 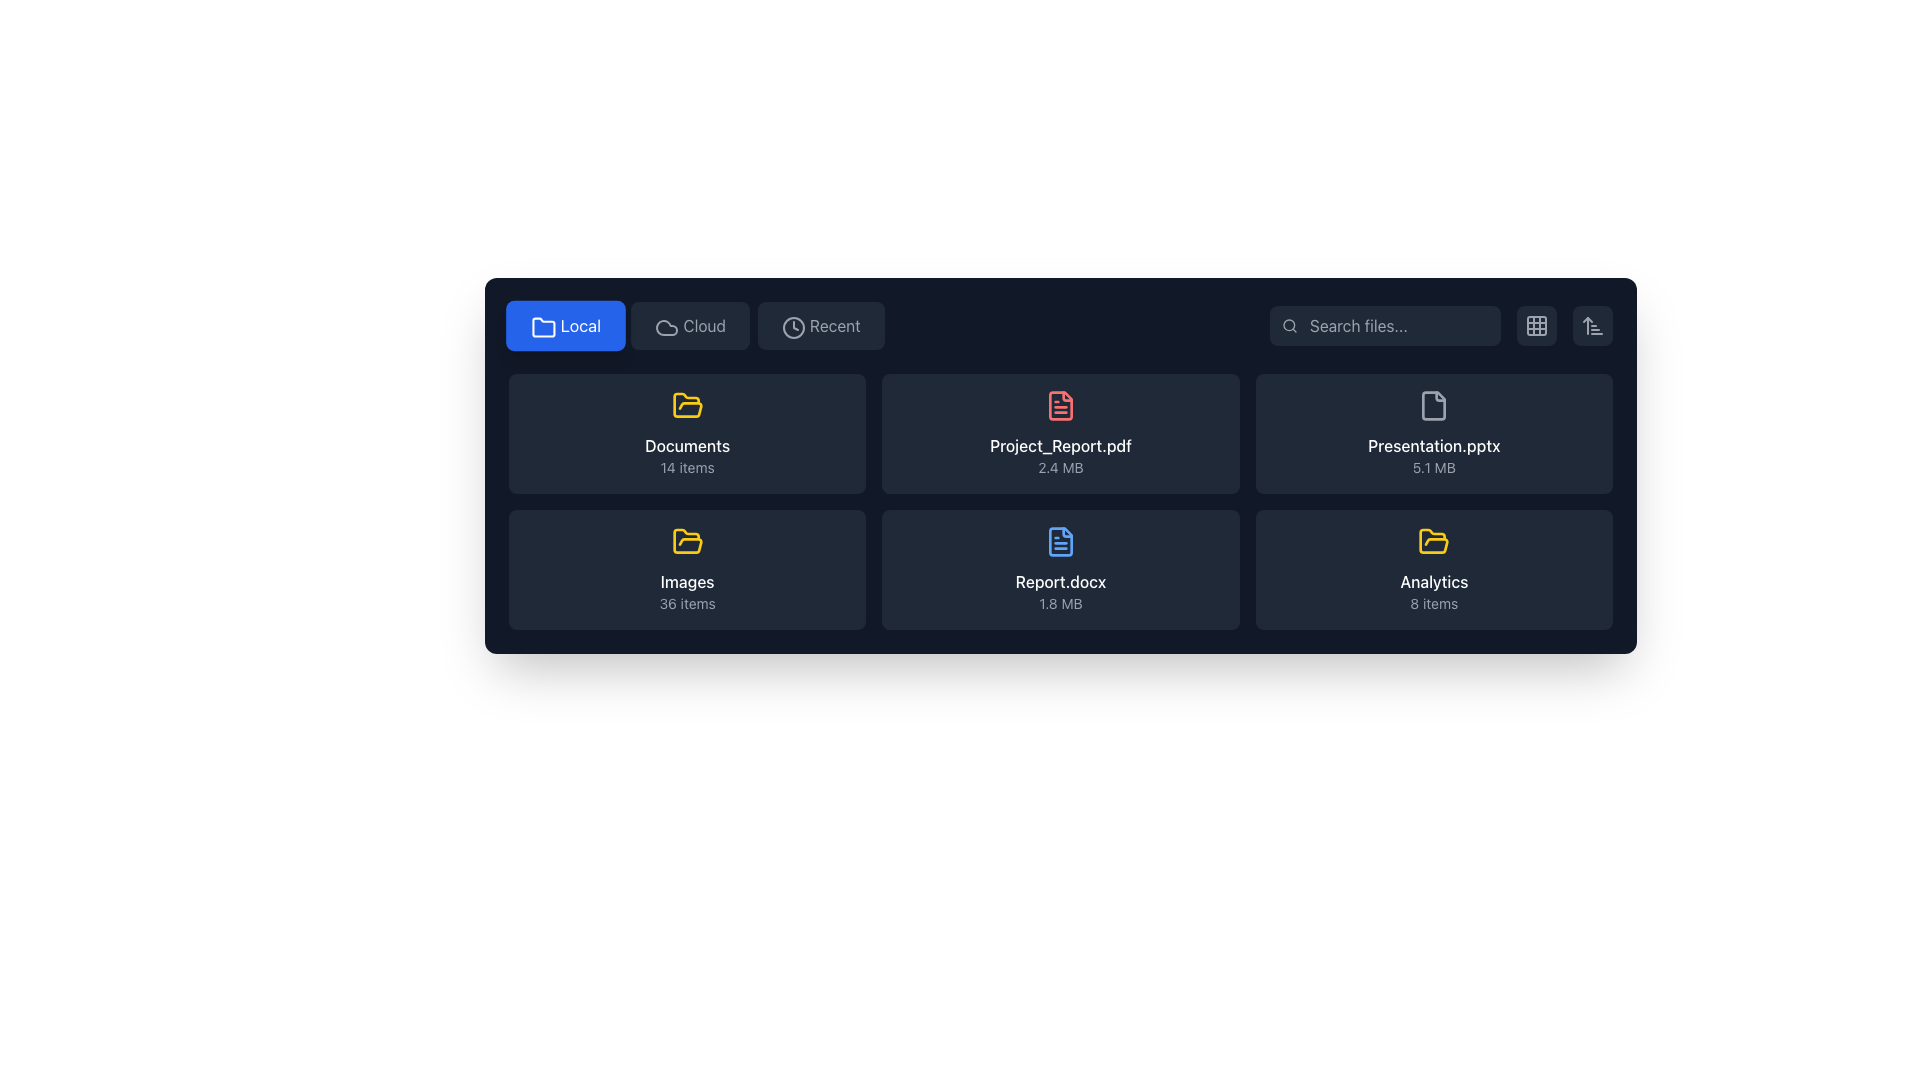 I want to click on the file entry titled 'Presentation.pptx' with a file size of '5.1 MB', so click(x=1433, y=433).